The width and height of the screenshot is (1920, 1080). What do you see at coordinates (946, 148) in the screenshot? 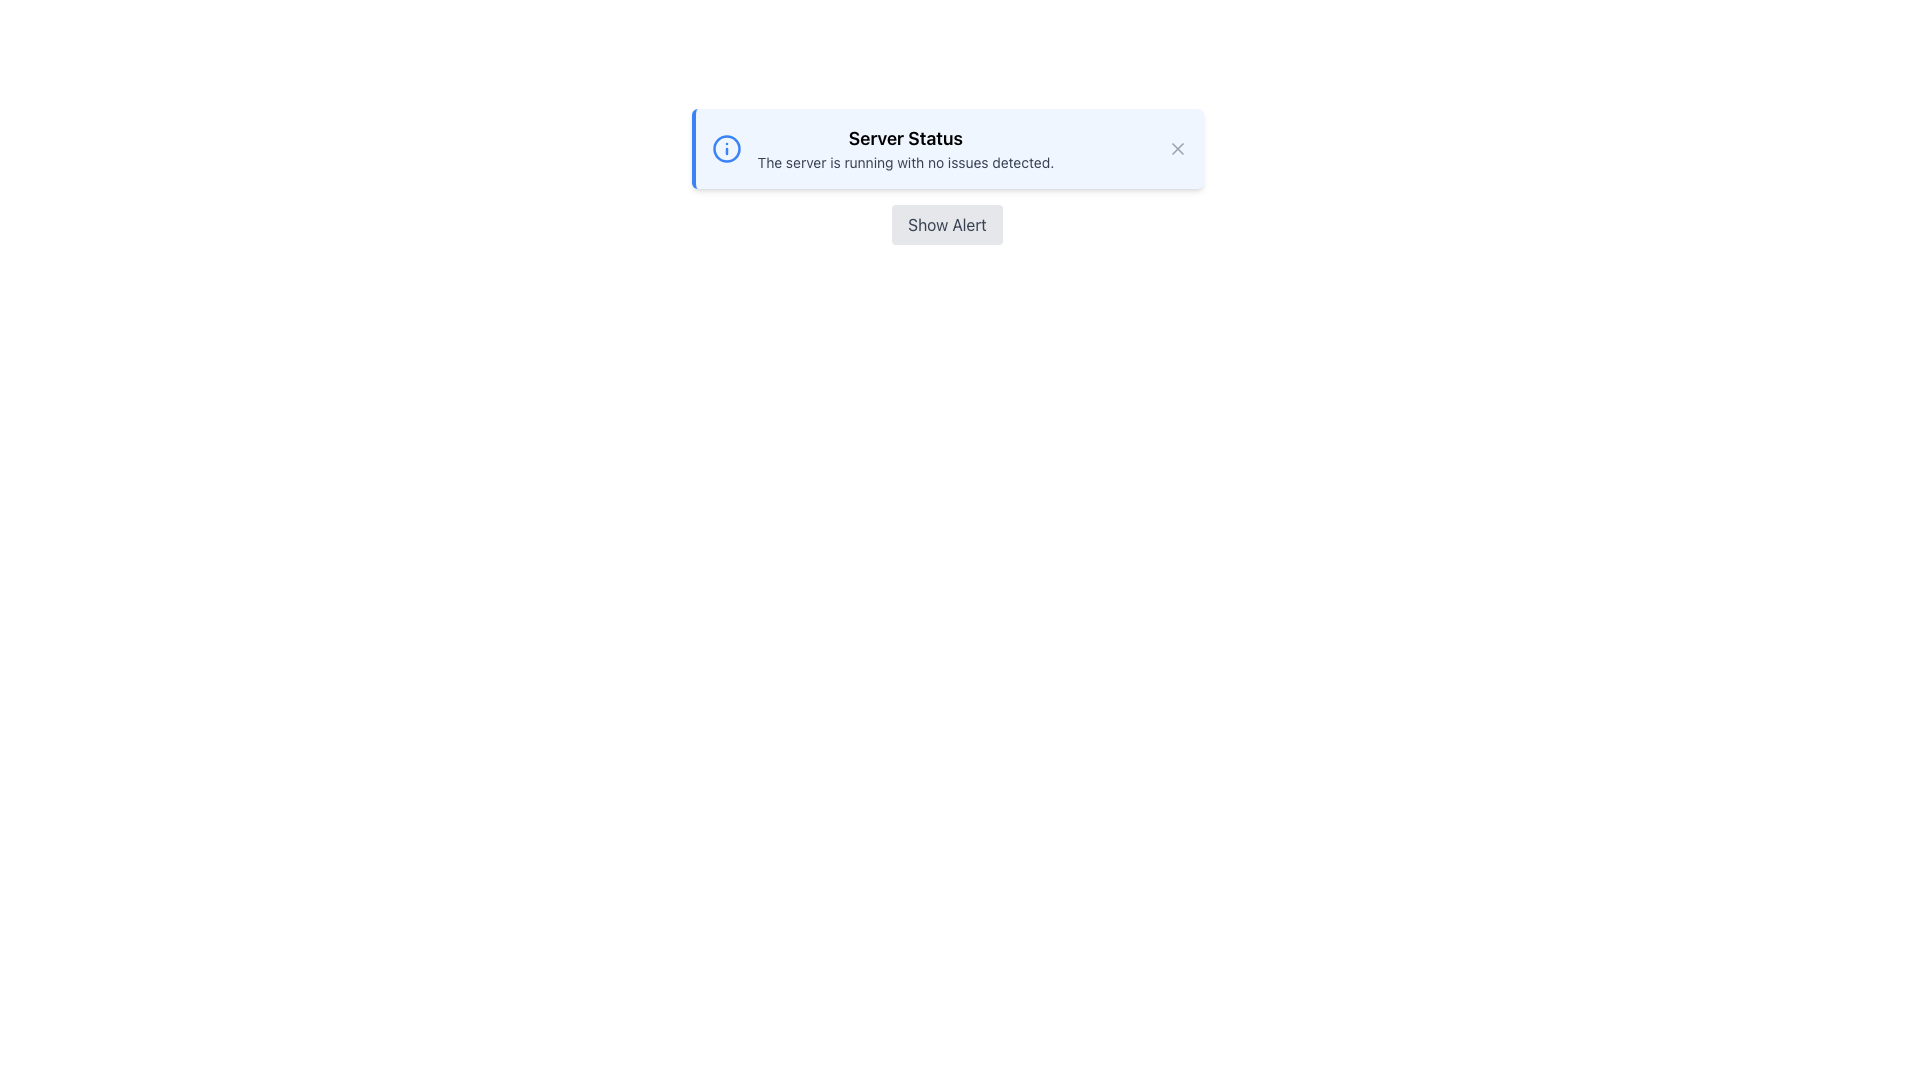
I see `the Notification banner to interact with its contained elements` at bounding box center [946, 148].